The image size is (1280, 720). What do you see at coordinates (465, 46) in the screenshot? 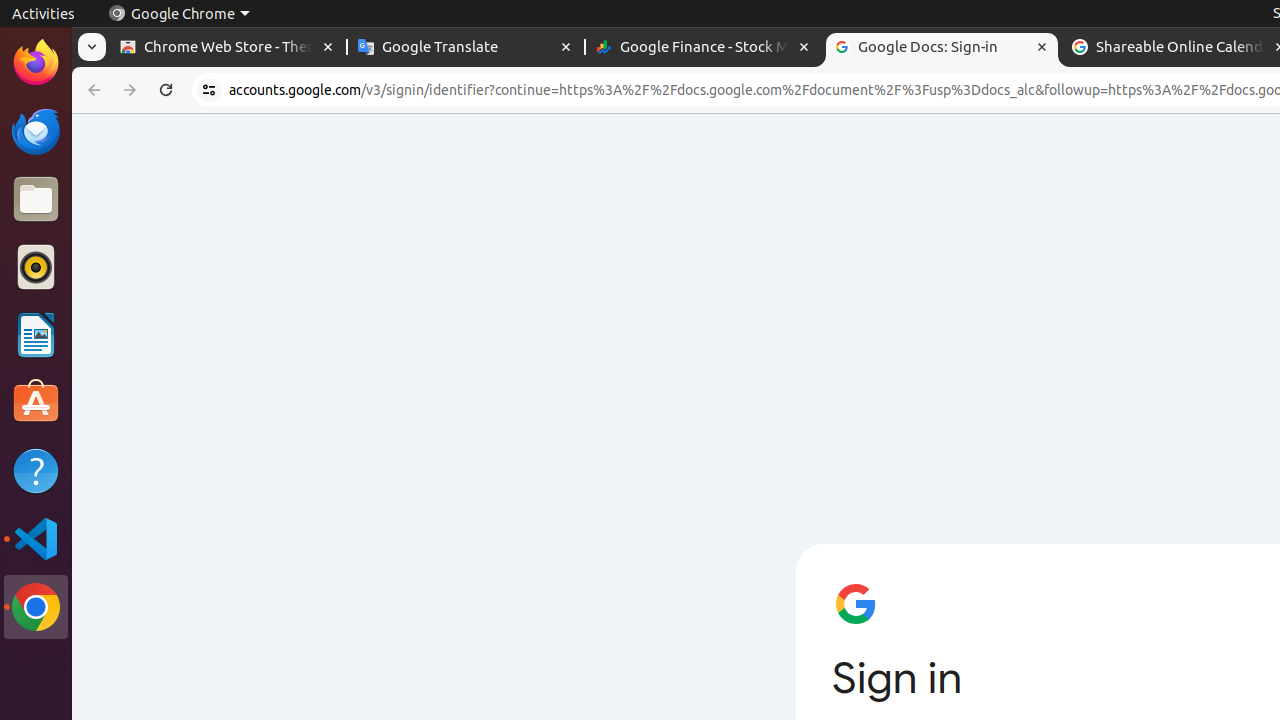
I see `'Google Translate - Memory usage - 77.6 MB'` at bounding box center [465, 46].